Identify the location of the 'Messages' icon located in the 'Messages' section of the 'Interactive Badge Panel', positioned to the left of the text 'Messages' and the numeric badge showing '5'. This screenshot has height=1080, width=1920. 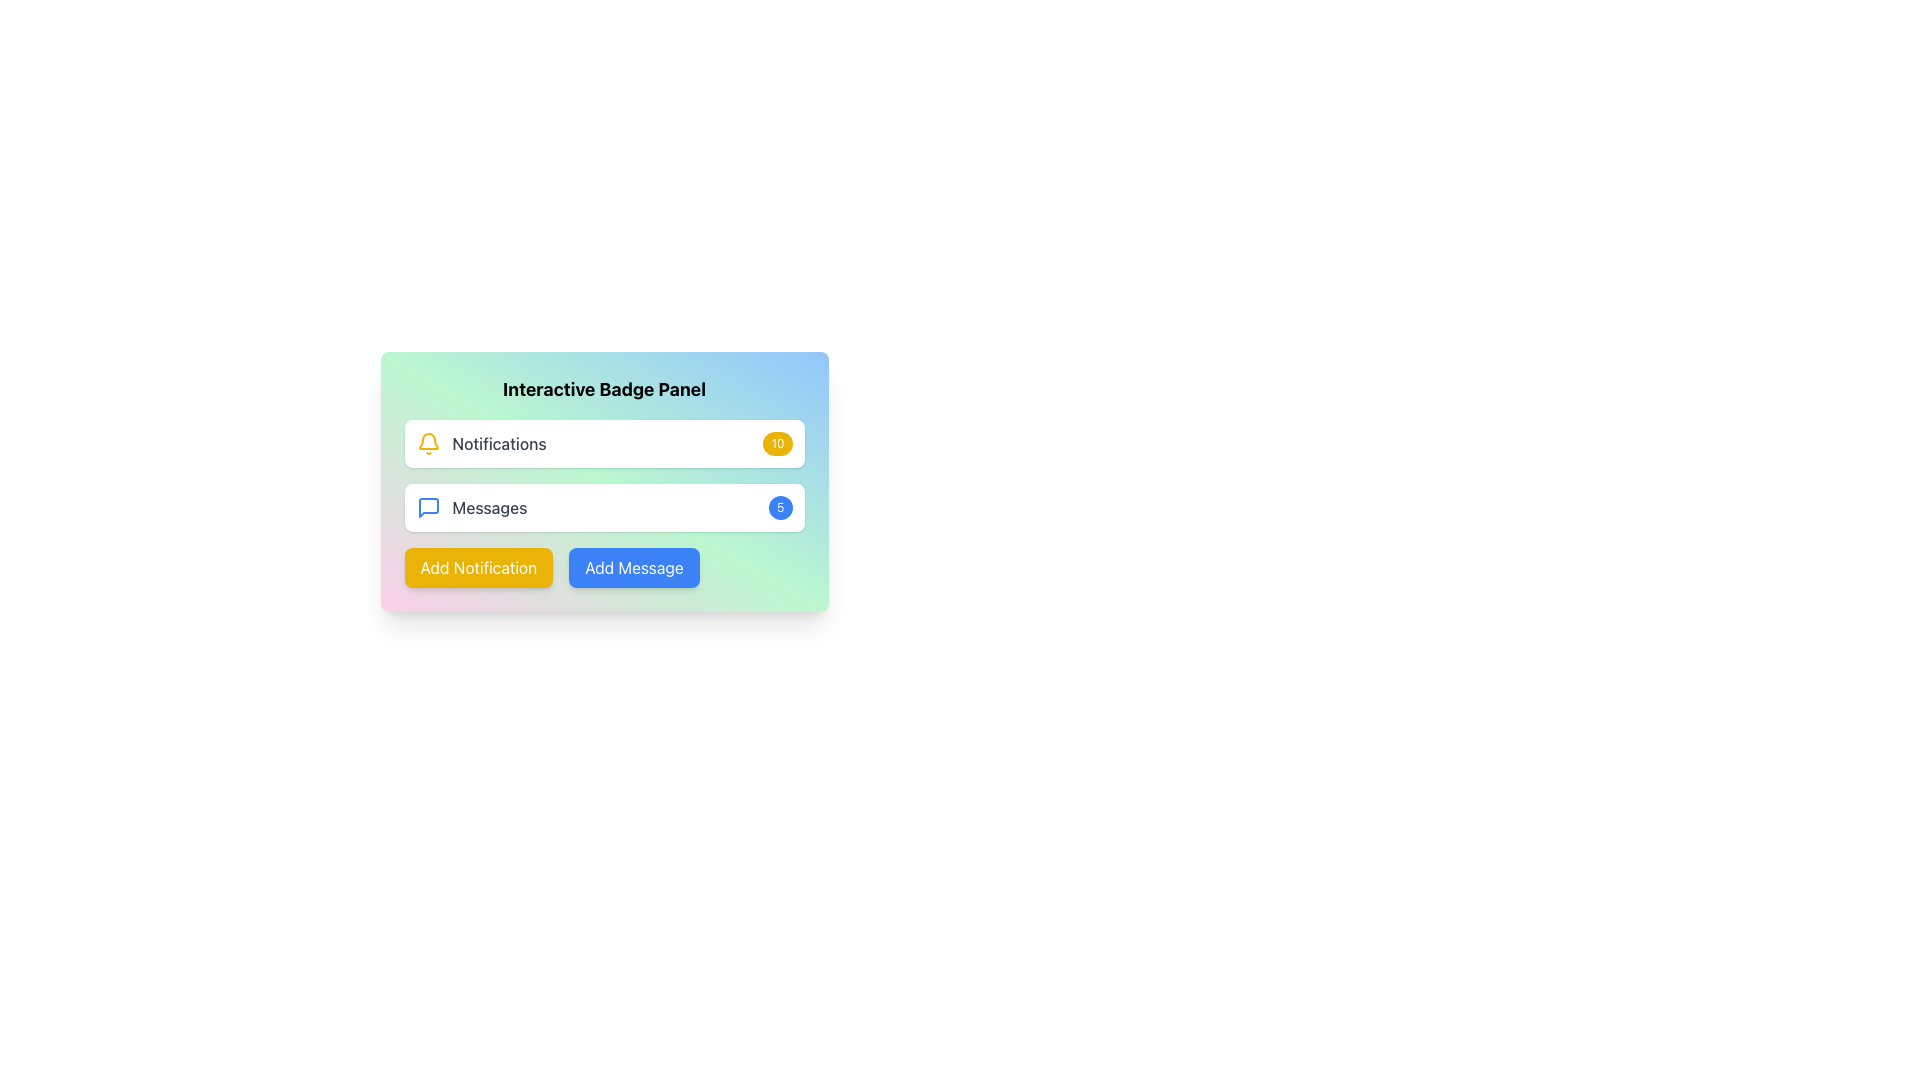
(427, 507).